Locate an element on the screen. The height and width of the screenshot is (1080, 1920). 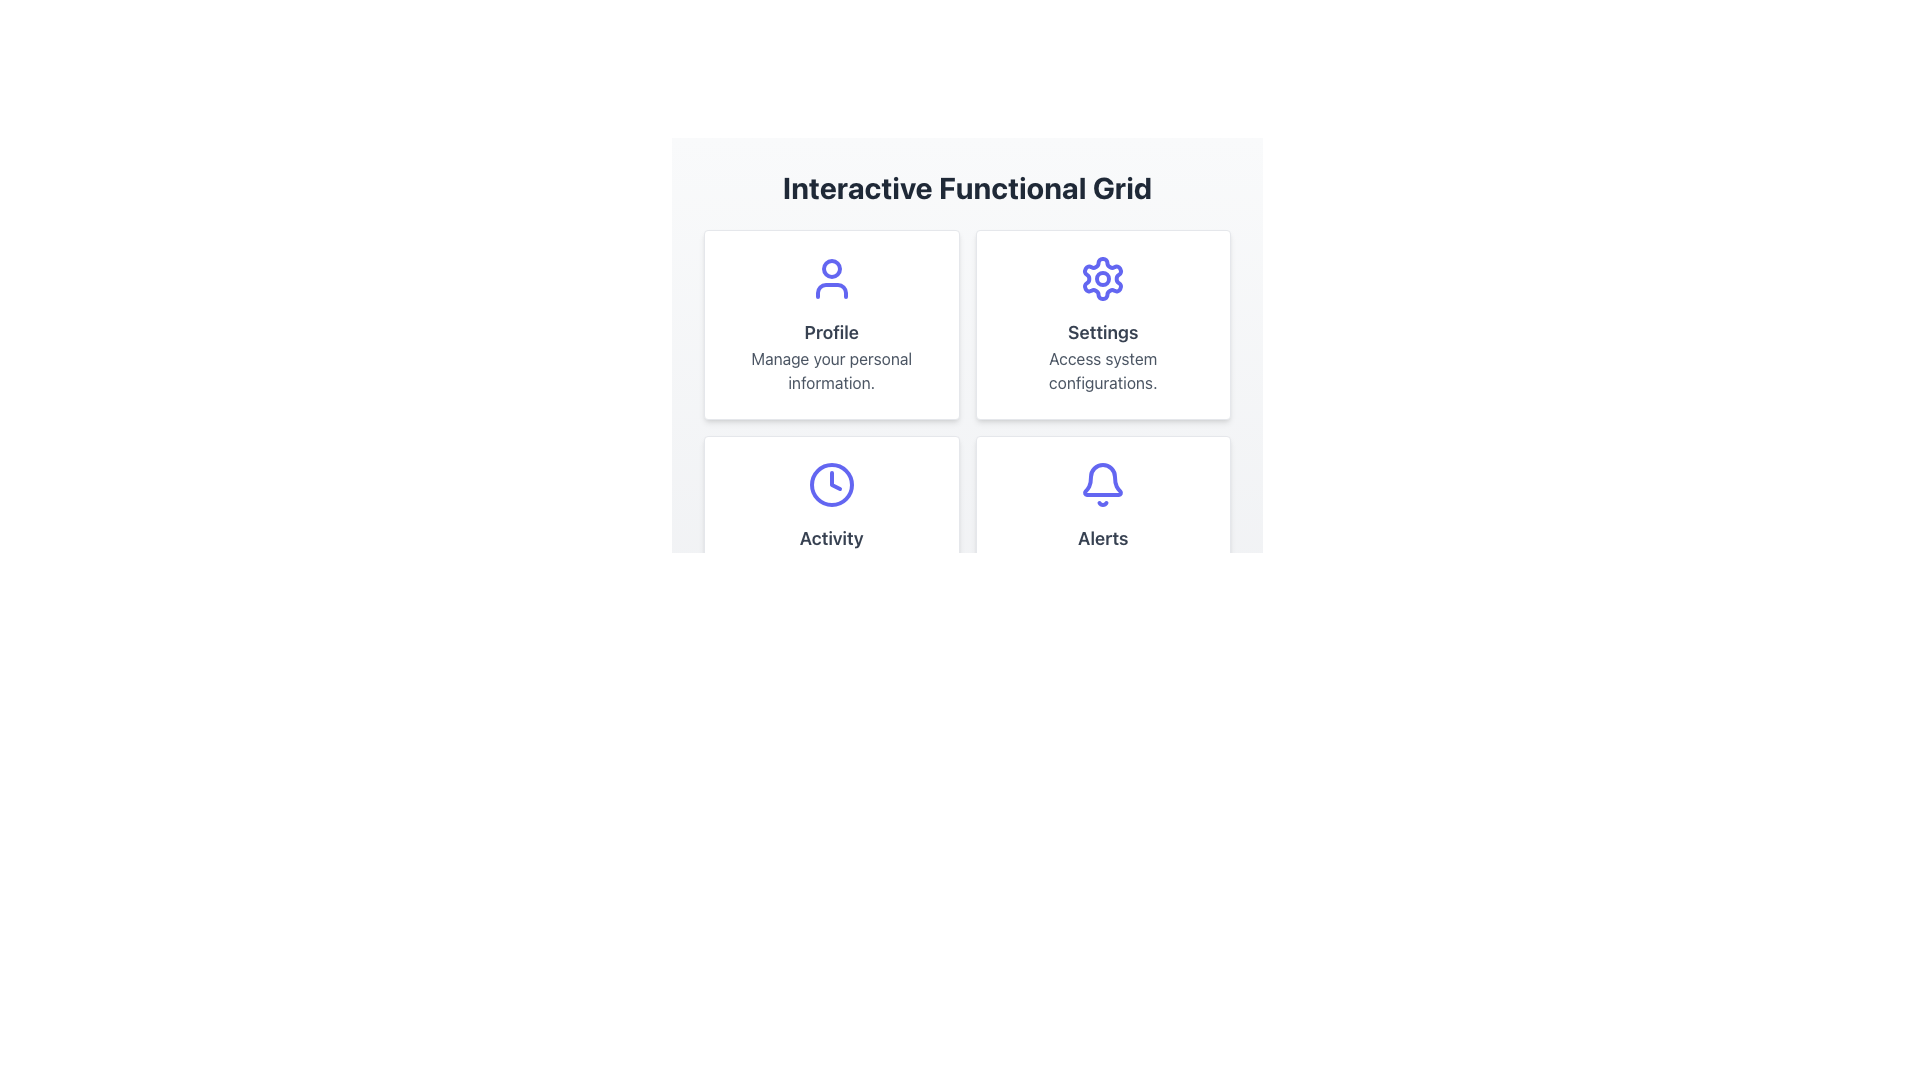
the 'Alerts' text label located in the lower-right box of the four-tile grid, which is displayed in a bold, centered gray font, below a bell icon is located at coordinates (1102, 538).